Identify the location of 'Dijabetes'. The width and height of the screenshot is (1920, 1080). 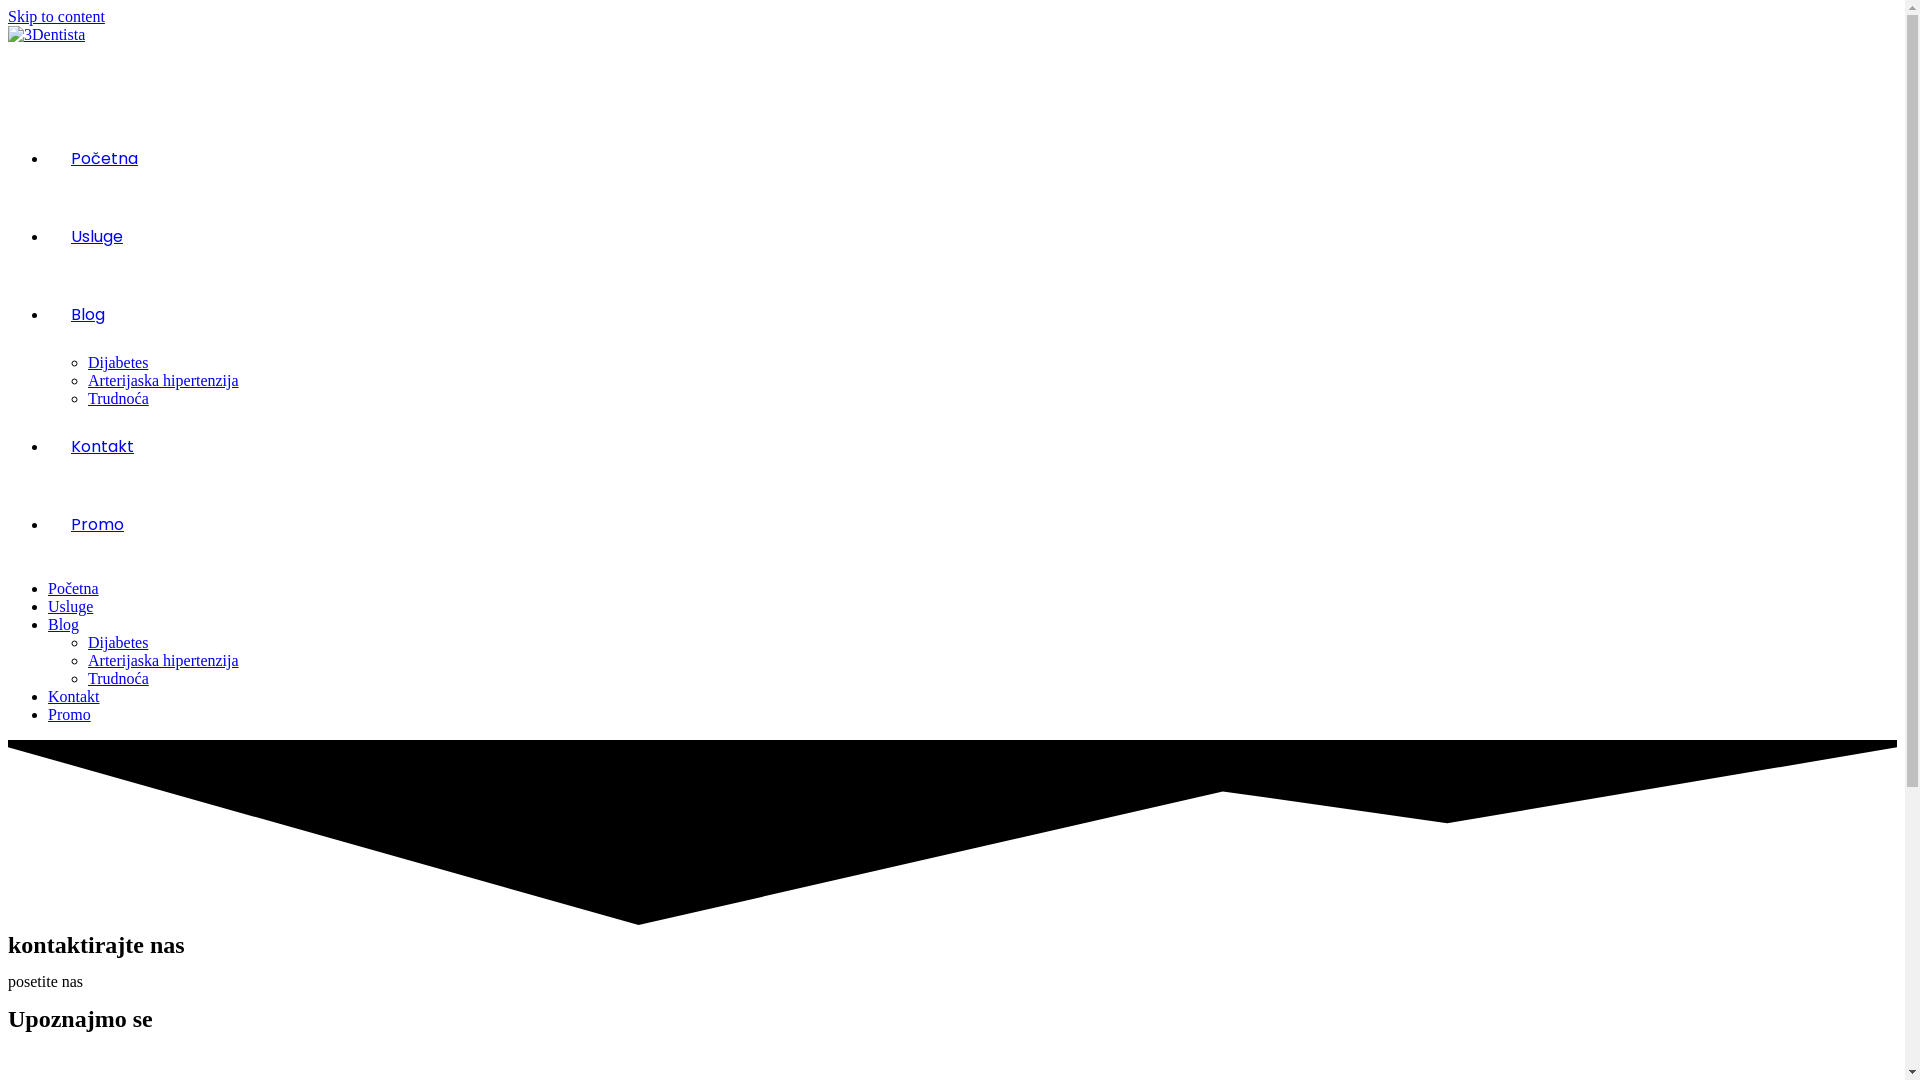
(86, 362).